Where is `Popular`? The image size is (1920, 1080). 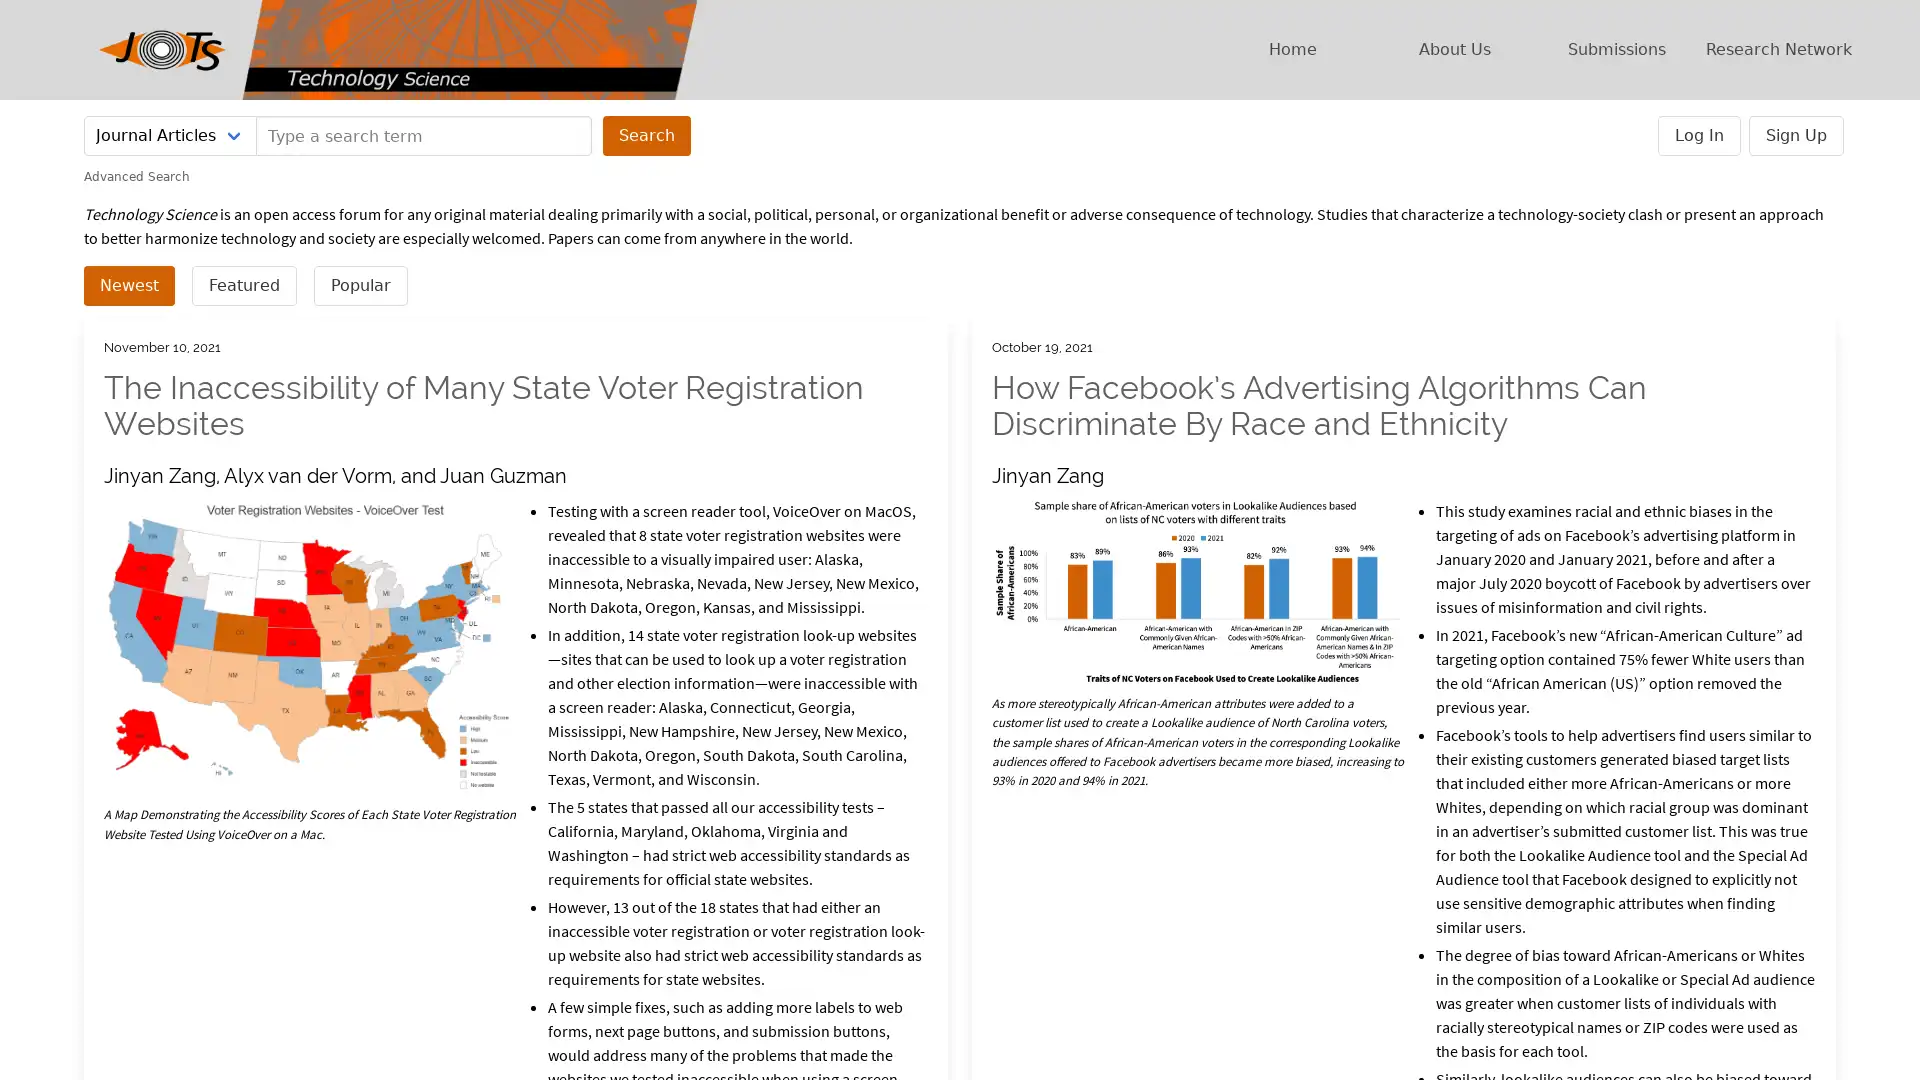
Popular is located at coordinates (360, 285).